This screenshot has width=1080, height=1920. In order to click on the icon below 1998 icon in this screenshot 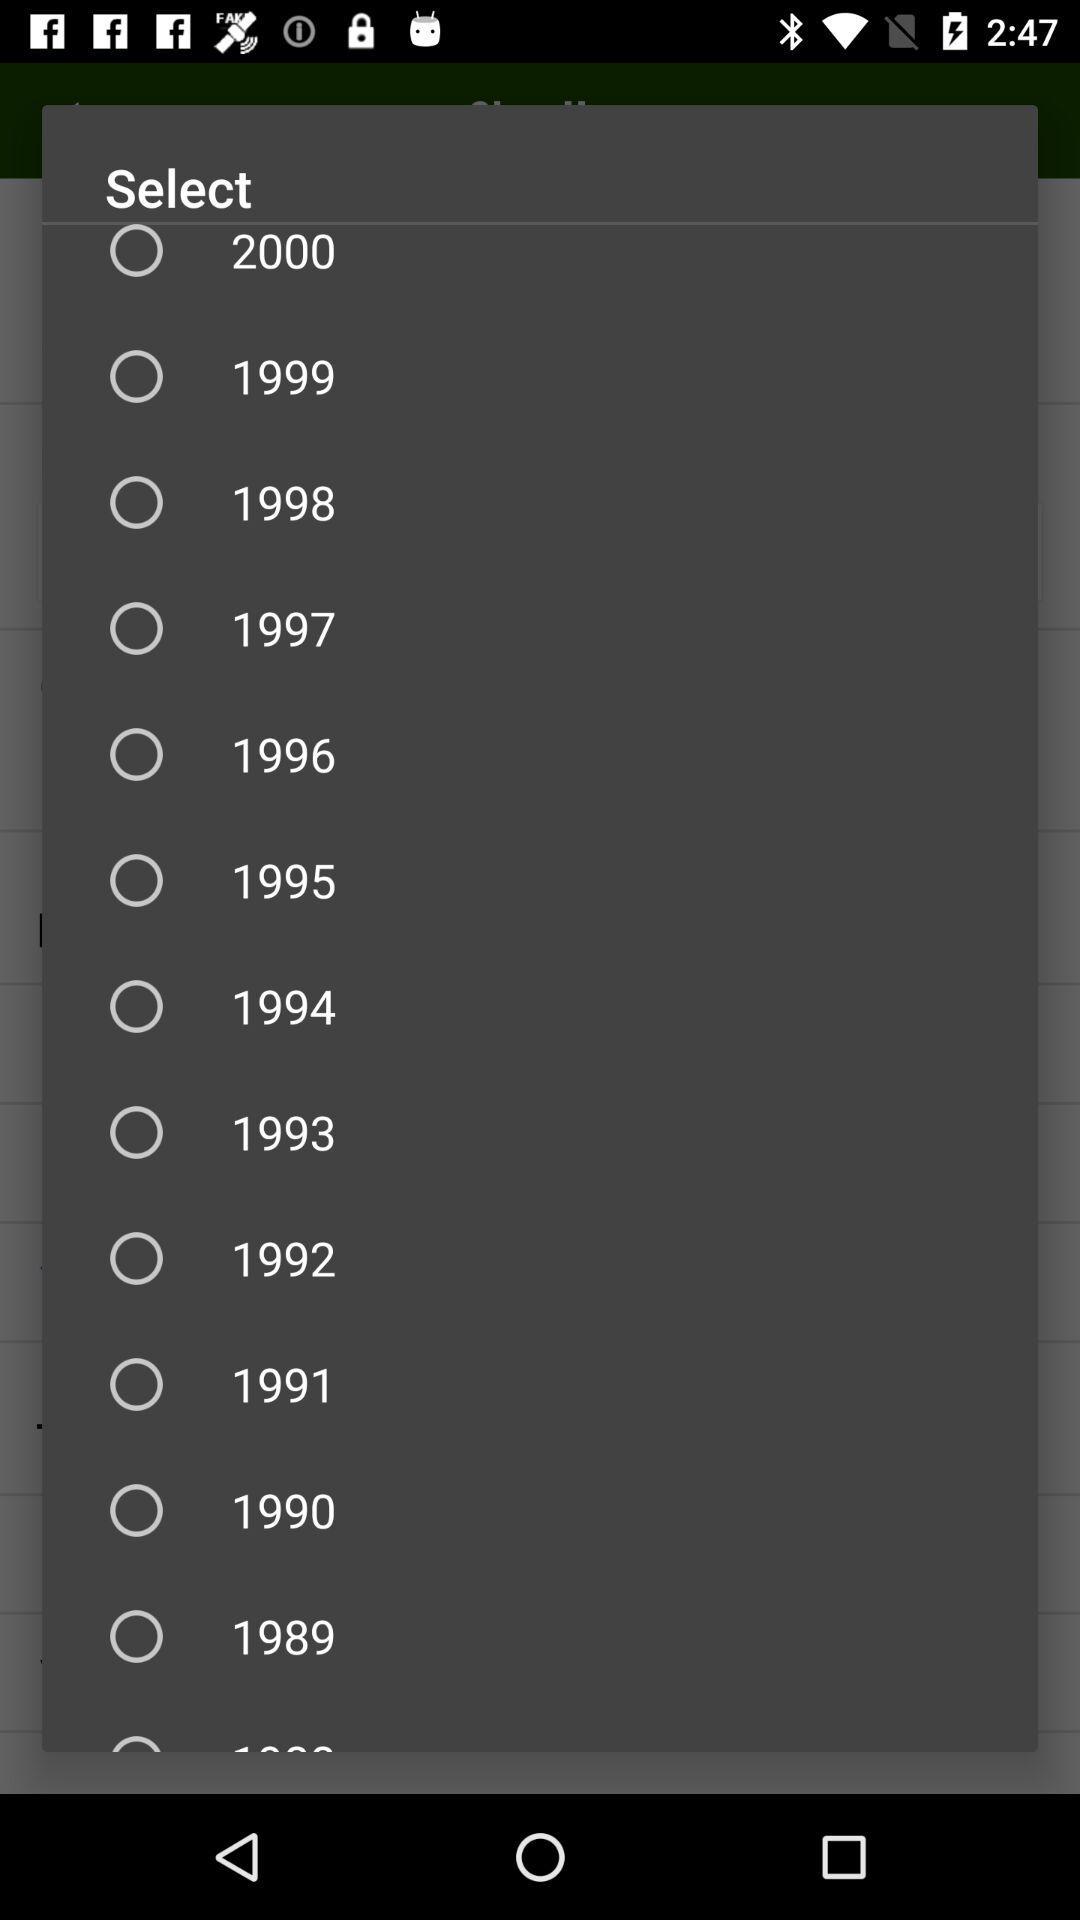, I will do `click(540, 627)`.